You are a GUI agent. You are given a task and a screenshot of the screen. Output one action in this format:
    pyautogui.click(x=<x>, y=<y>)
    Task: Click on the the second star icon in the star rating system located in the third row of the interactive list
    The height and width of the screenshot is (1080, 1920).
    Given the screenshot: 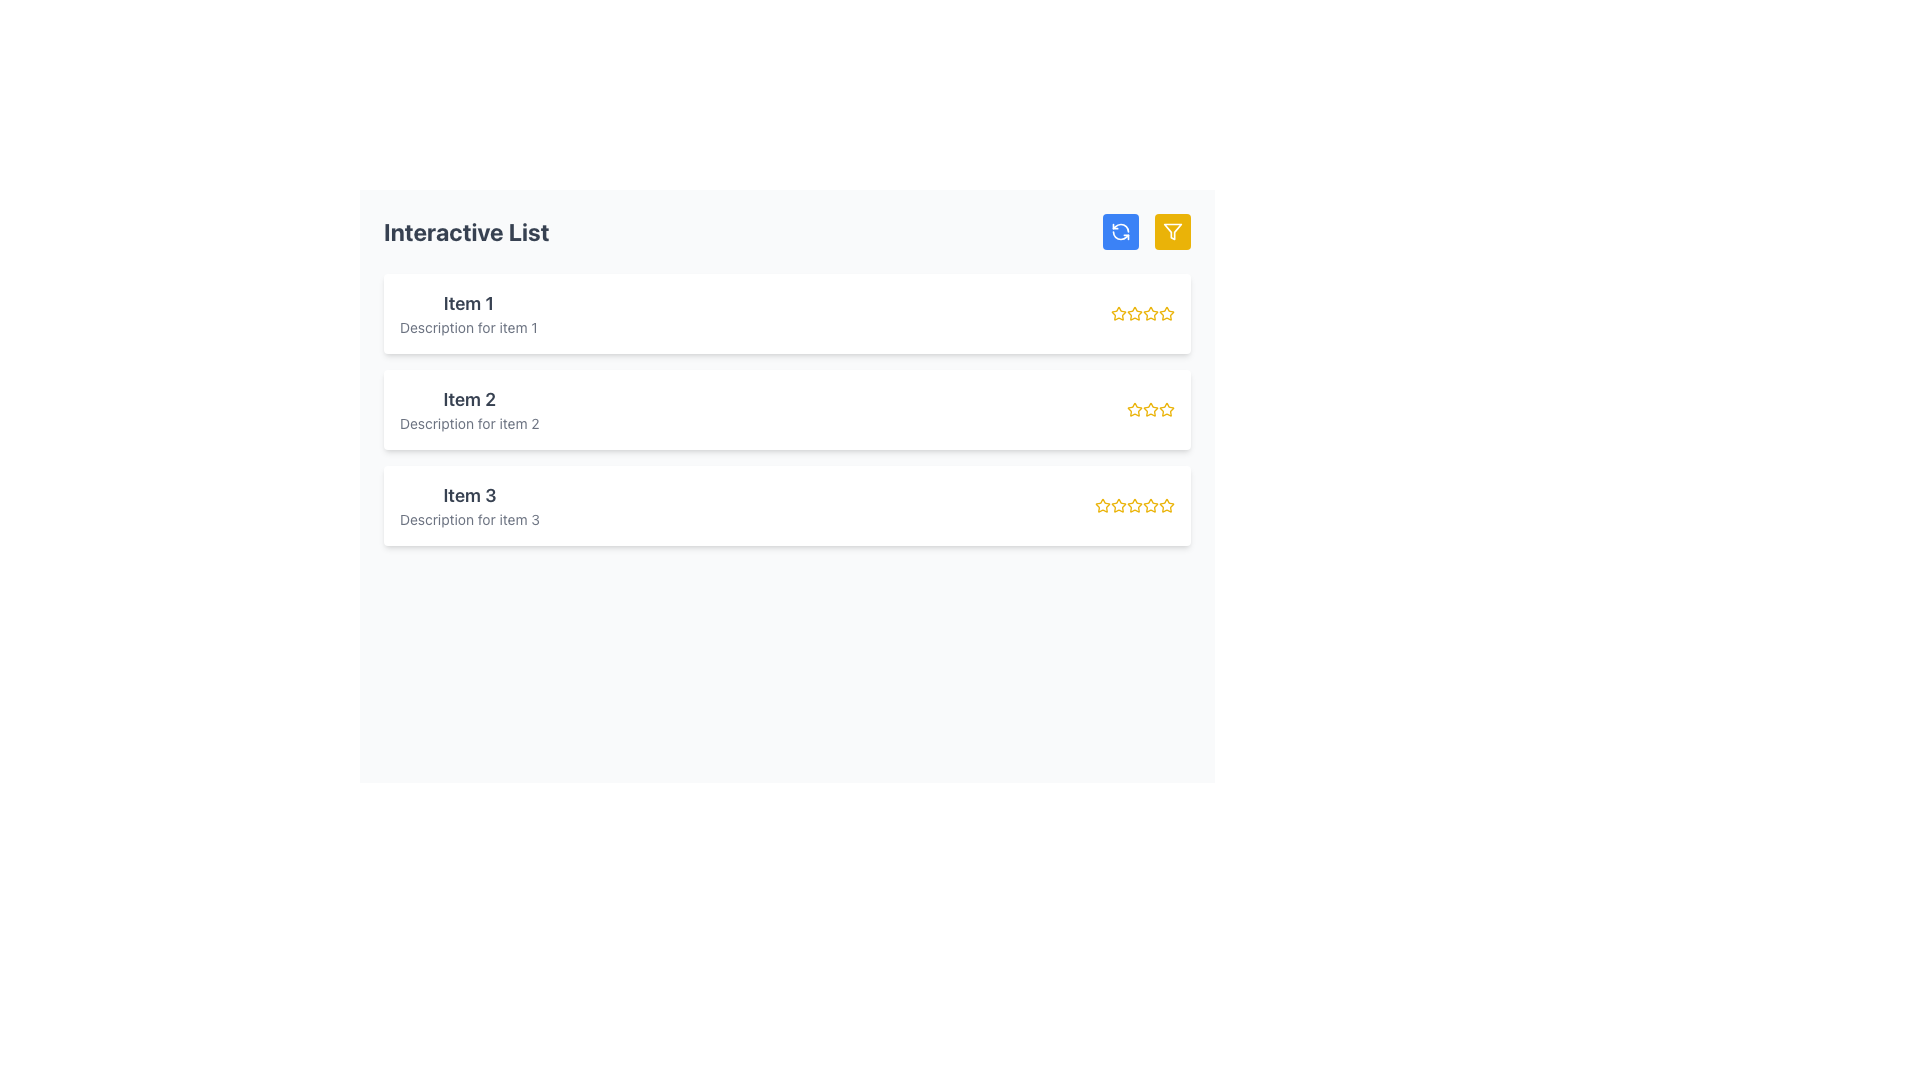 What is the action you would take?
    pyautogui.click(x=1117, y=504)
    